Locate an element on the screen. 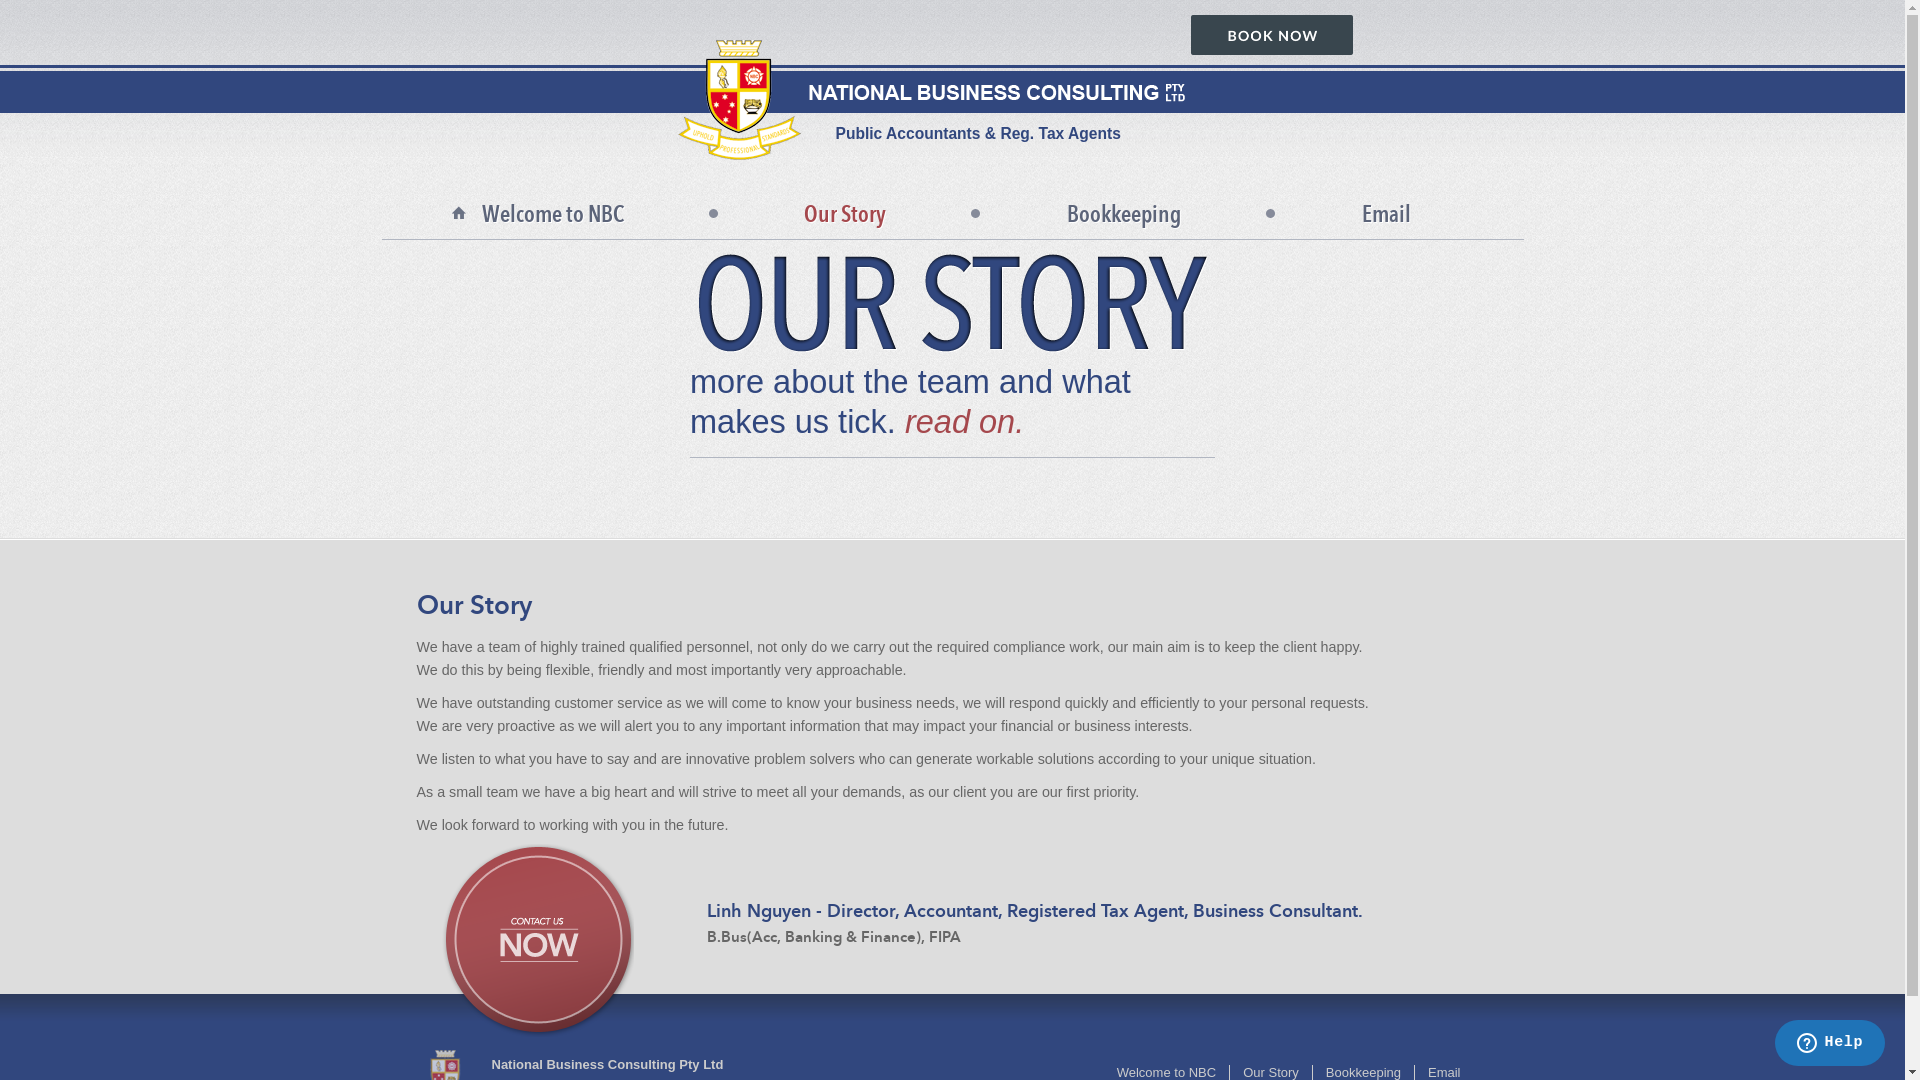 The width and height of the screenshot is (1920, 1080). 'Our Story' is located at coordinates (844, 214).